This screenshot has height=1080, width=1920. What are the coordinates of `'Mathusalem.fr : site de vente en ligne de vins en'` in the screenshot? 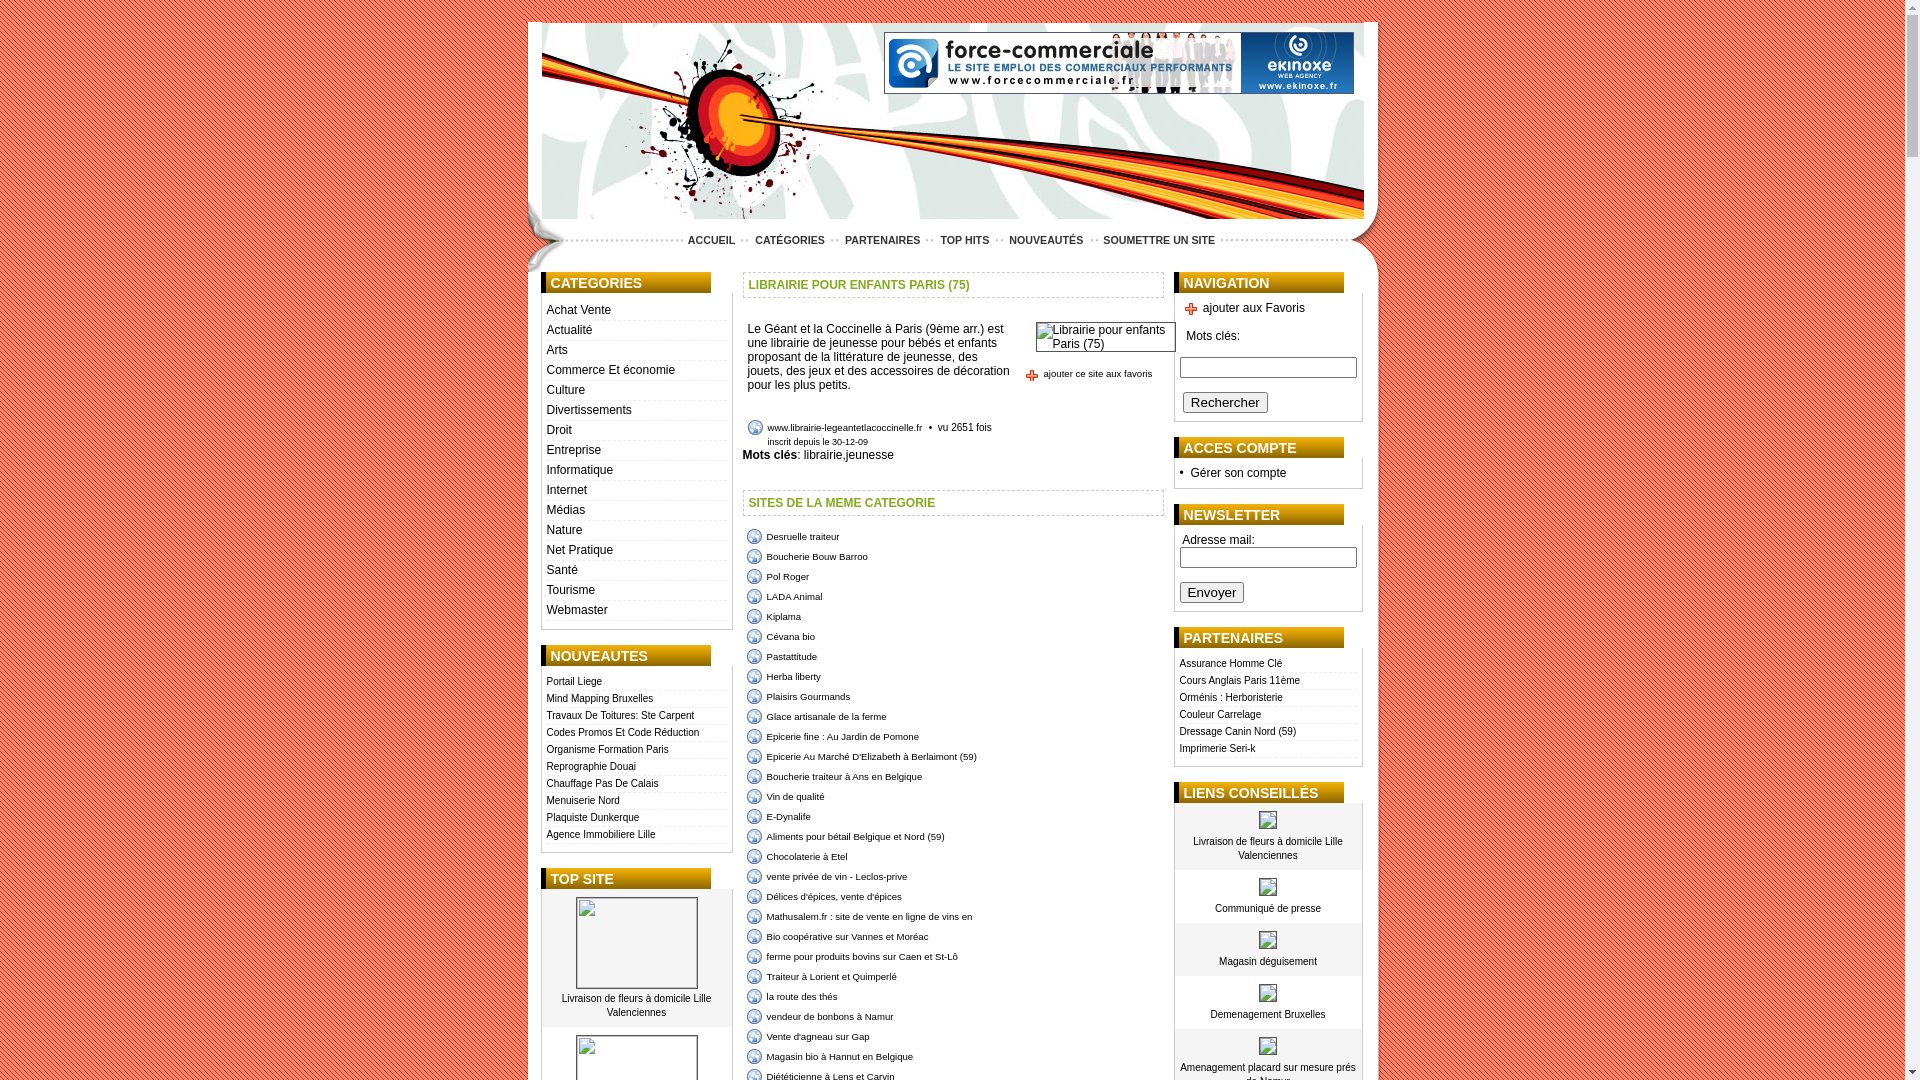 It's located at (859, 916).